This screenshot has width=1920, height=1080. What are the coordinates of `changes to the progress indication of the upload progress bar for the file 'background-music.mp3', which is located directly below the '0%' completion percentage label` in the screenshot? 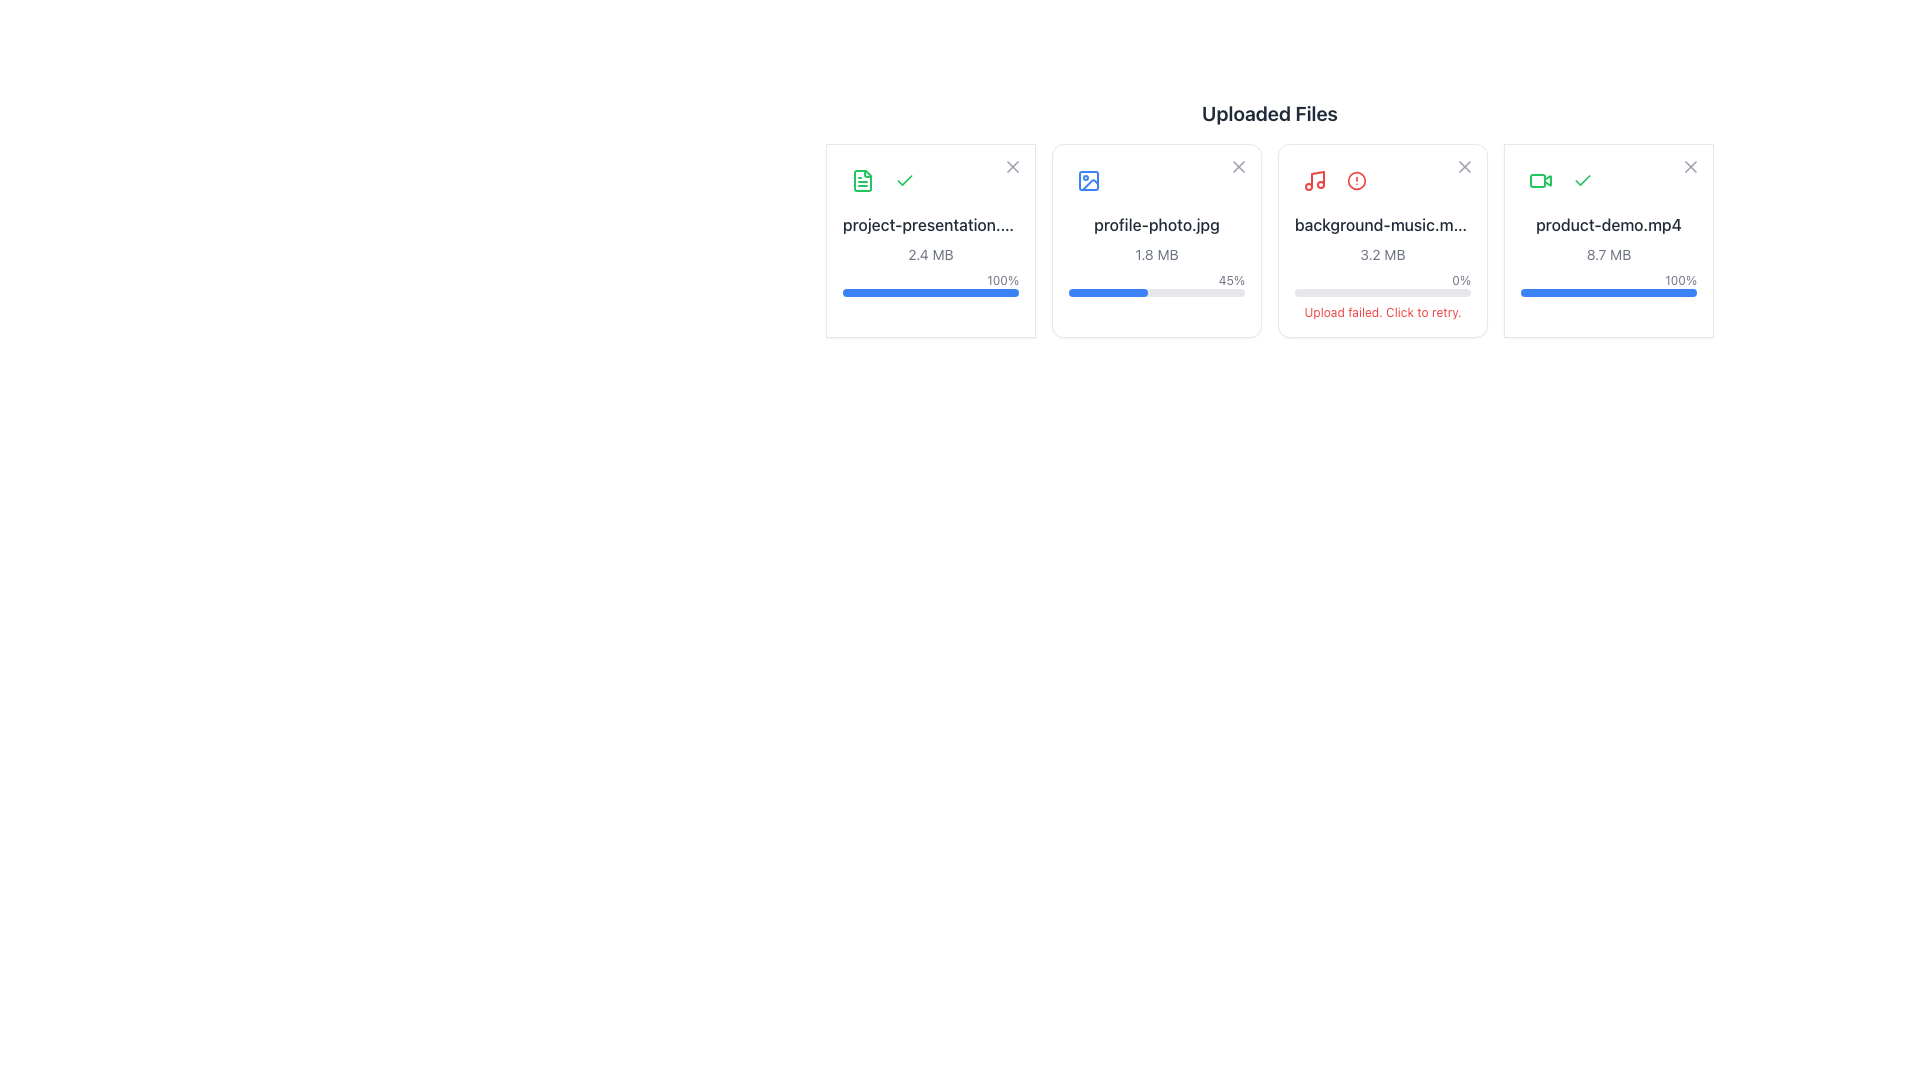 It's located at (1381, 293).